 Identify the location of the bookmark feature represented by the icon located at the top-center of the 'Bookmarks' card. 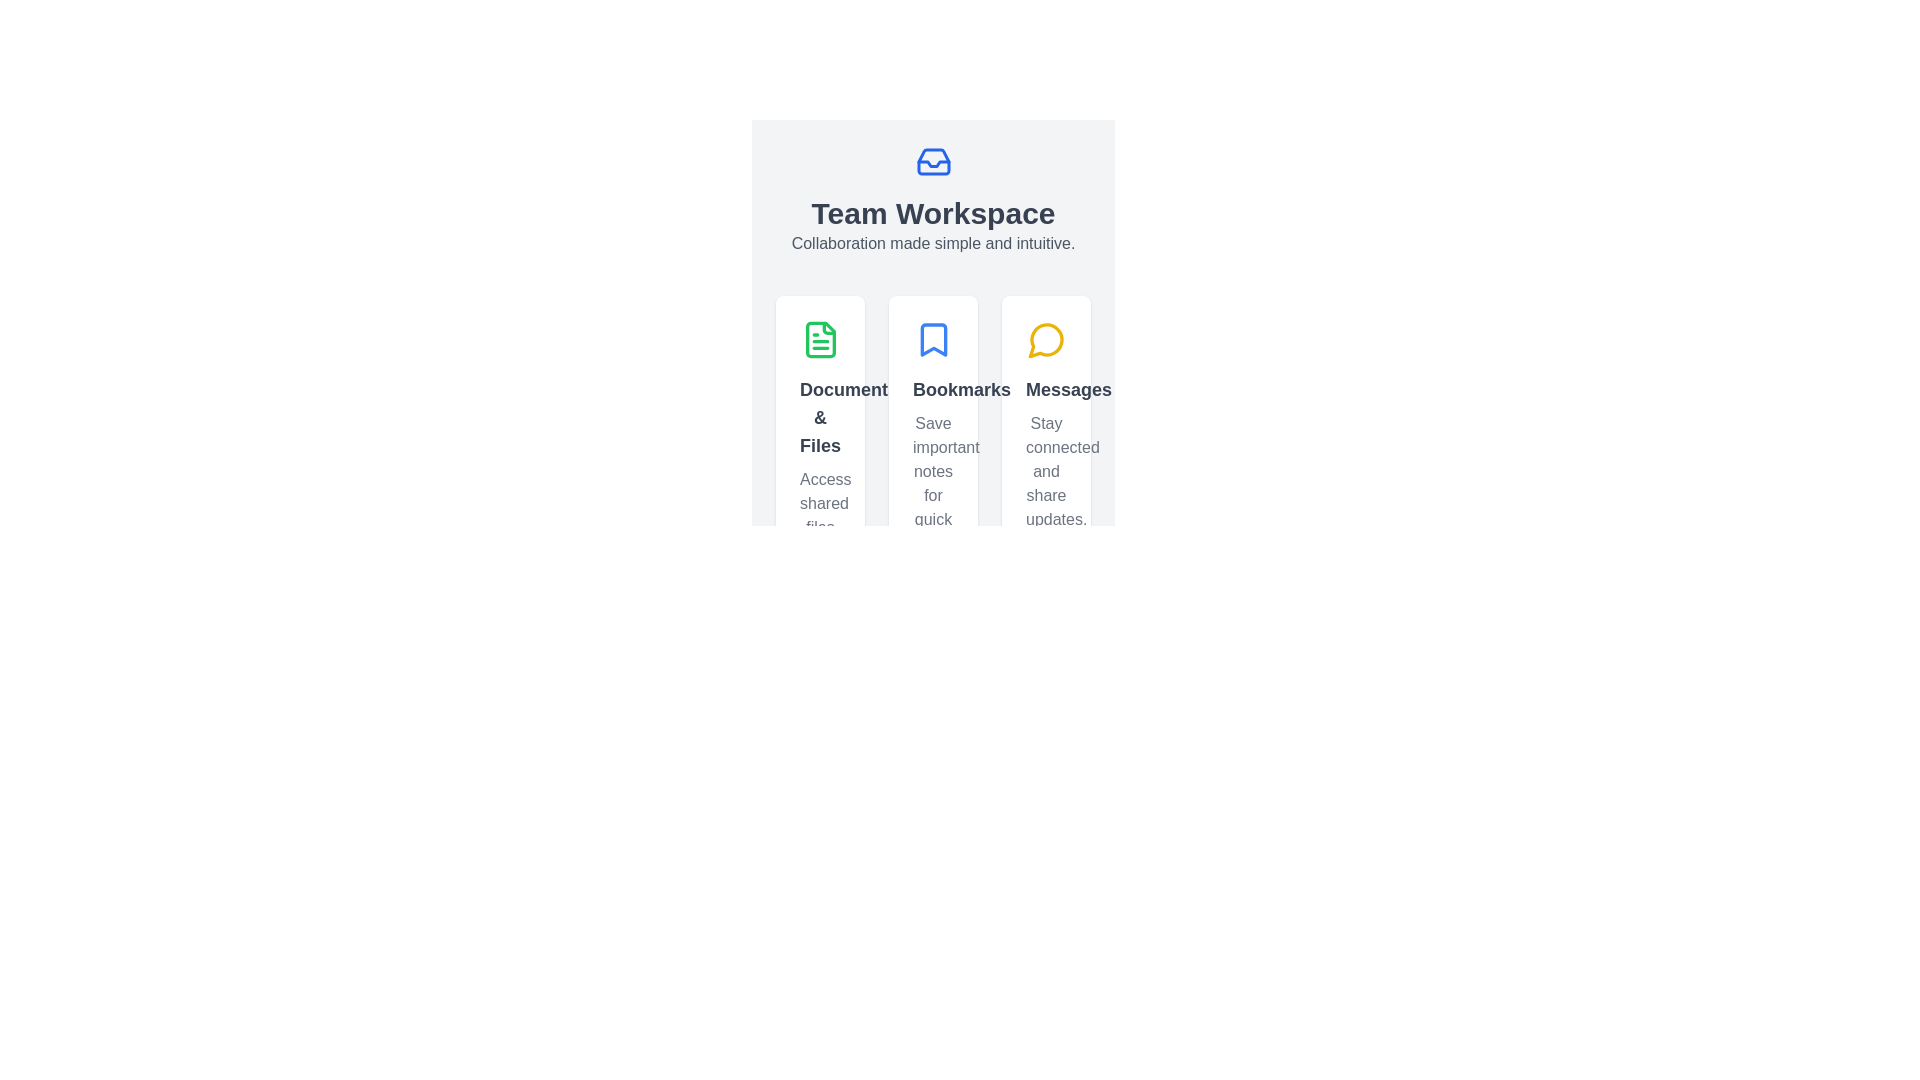
(932, 338).